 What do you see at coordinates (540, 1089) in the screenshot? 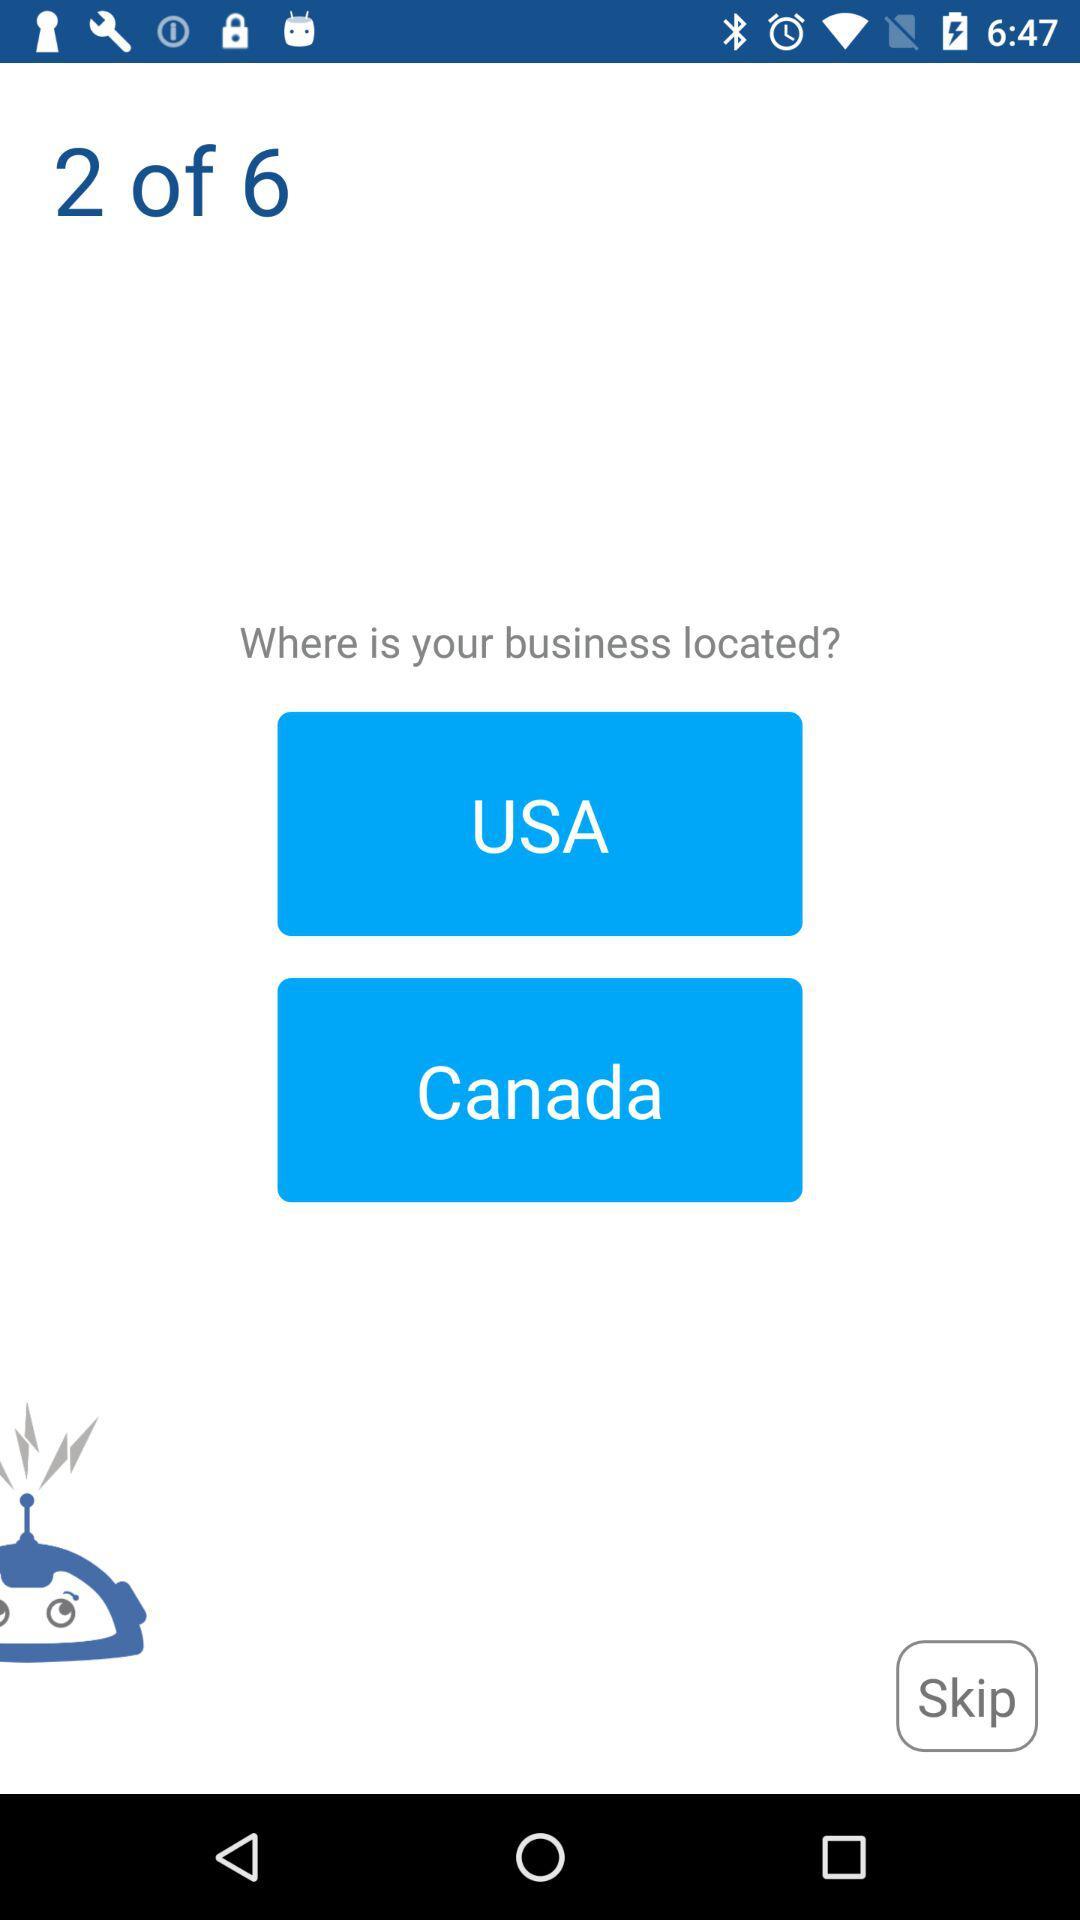
I see `the icon below usa button` at bounding box center [540, 1089].